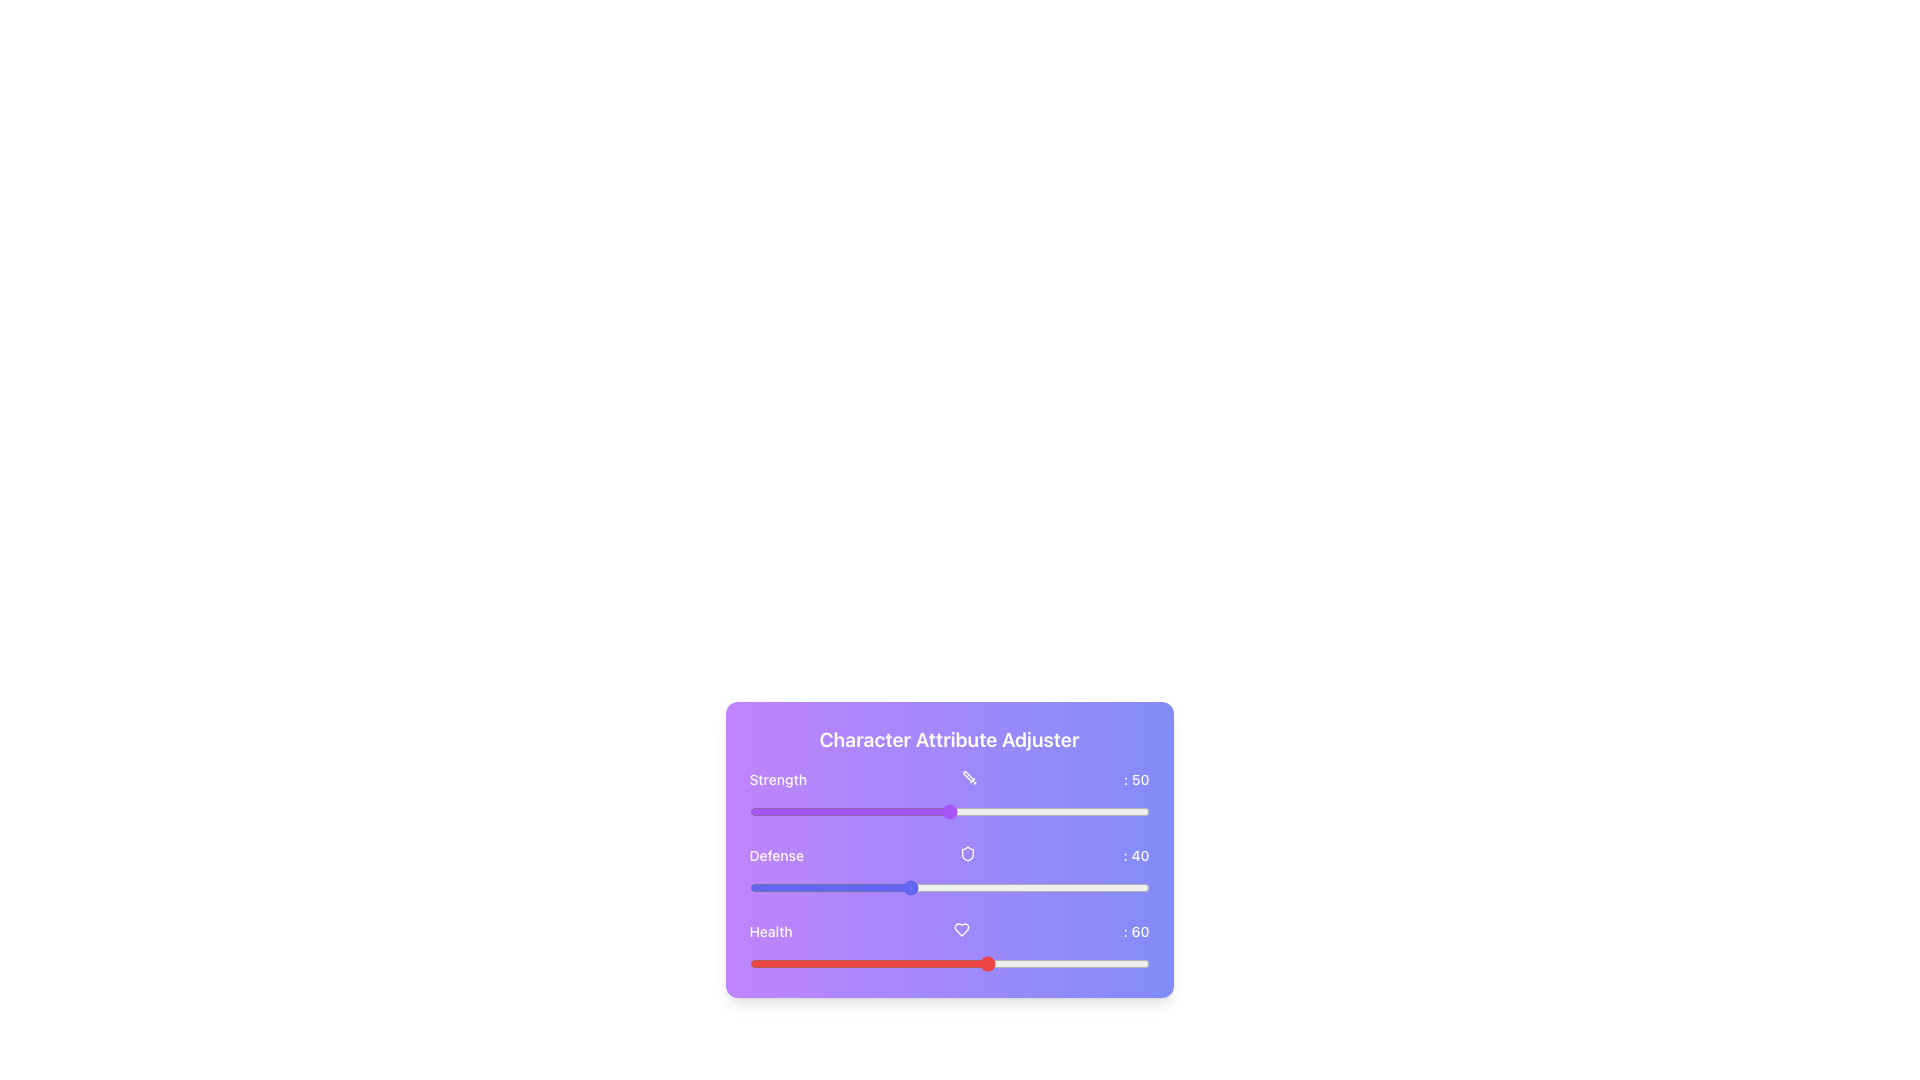  What do you see at coordinates (948, 740) in the screenshot?
I see `the static text label that serves as the title for adjusting character attributes, located at the top of the interface` at bounding box center [948, 740].